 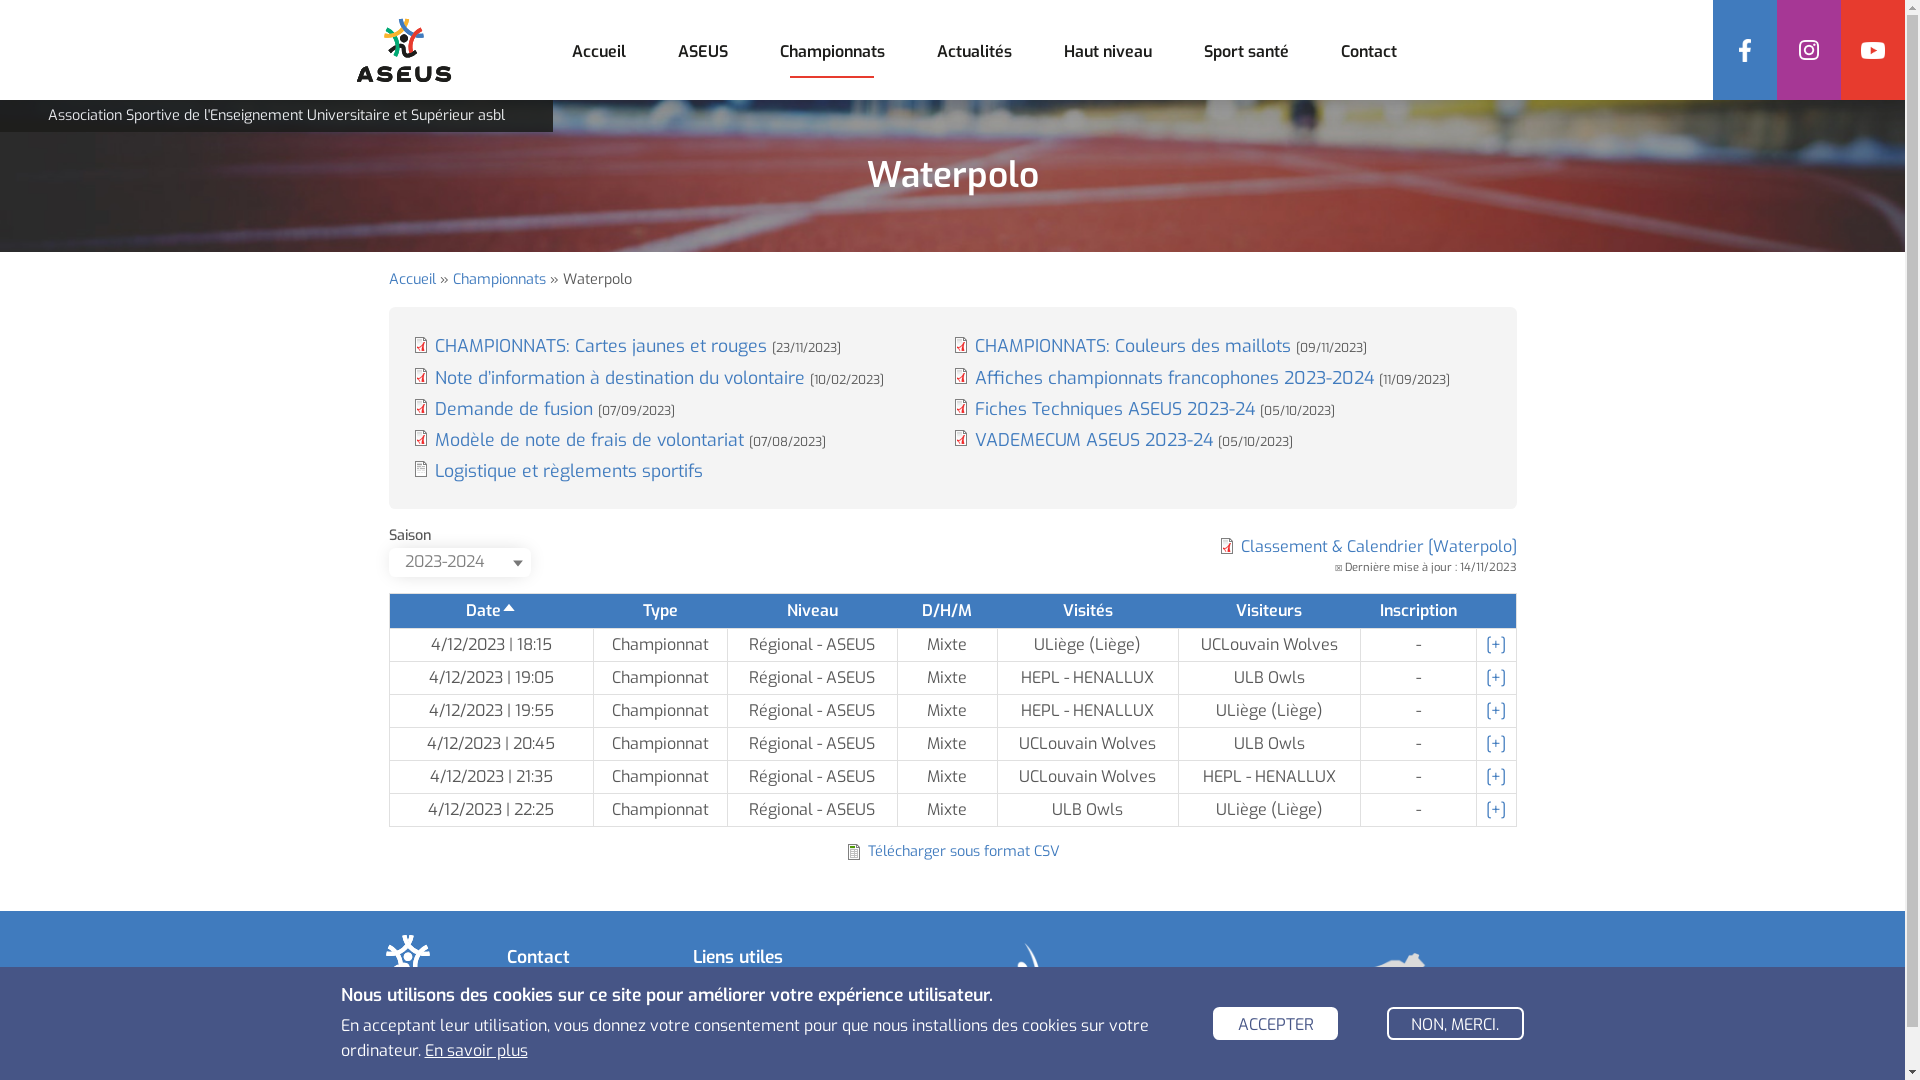 I want to click on 'Niveau', so click(x=786, y=609).